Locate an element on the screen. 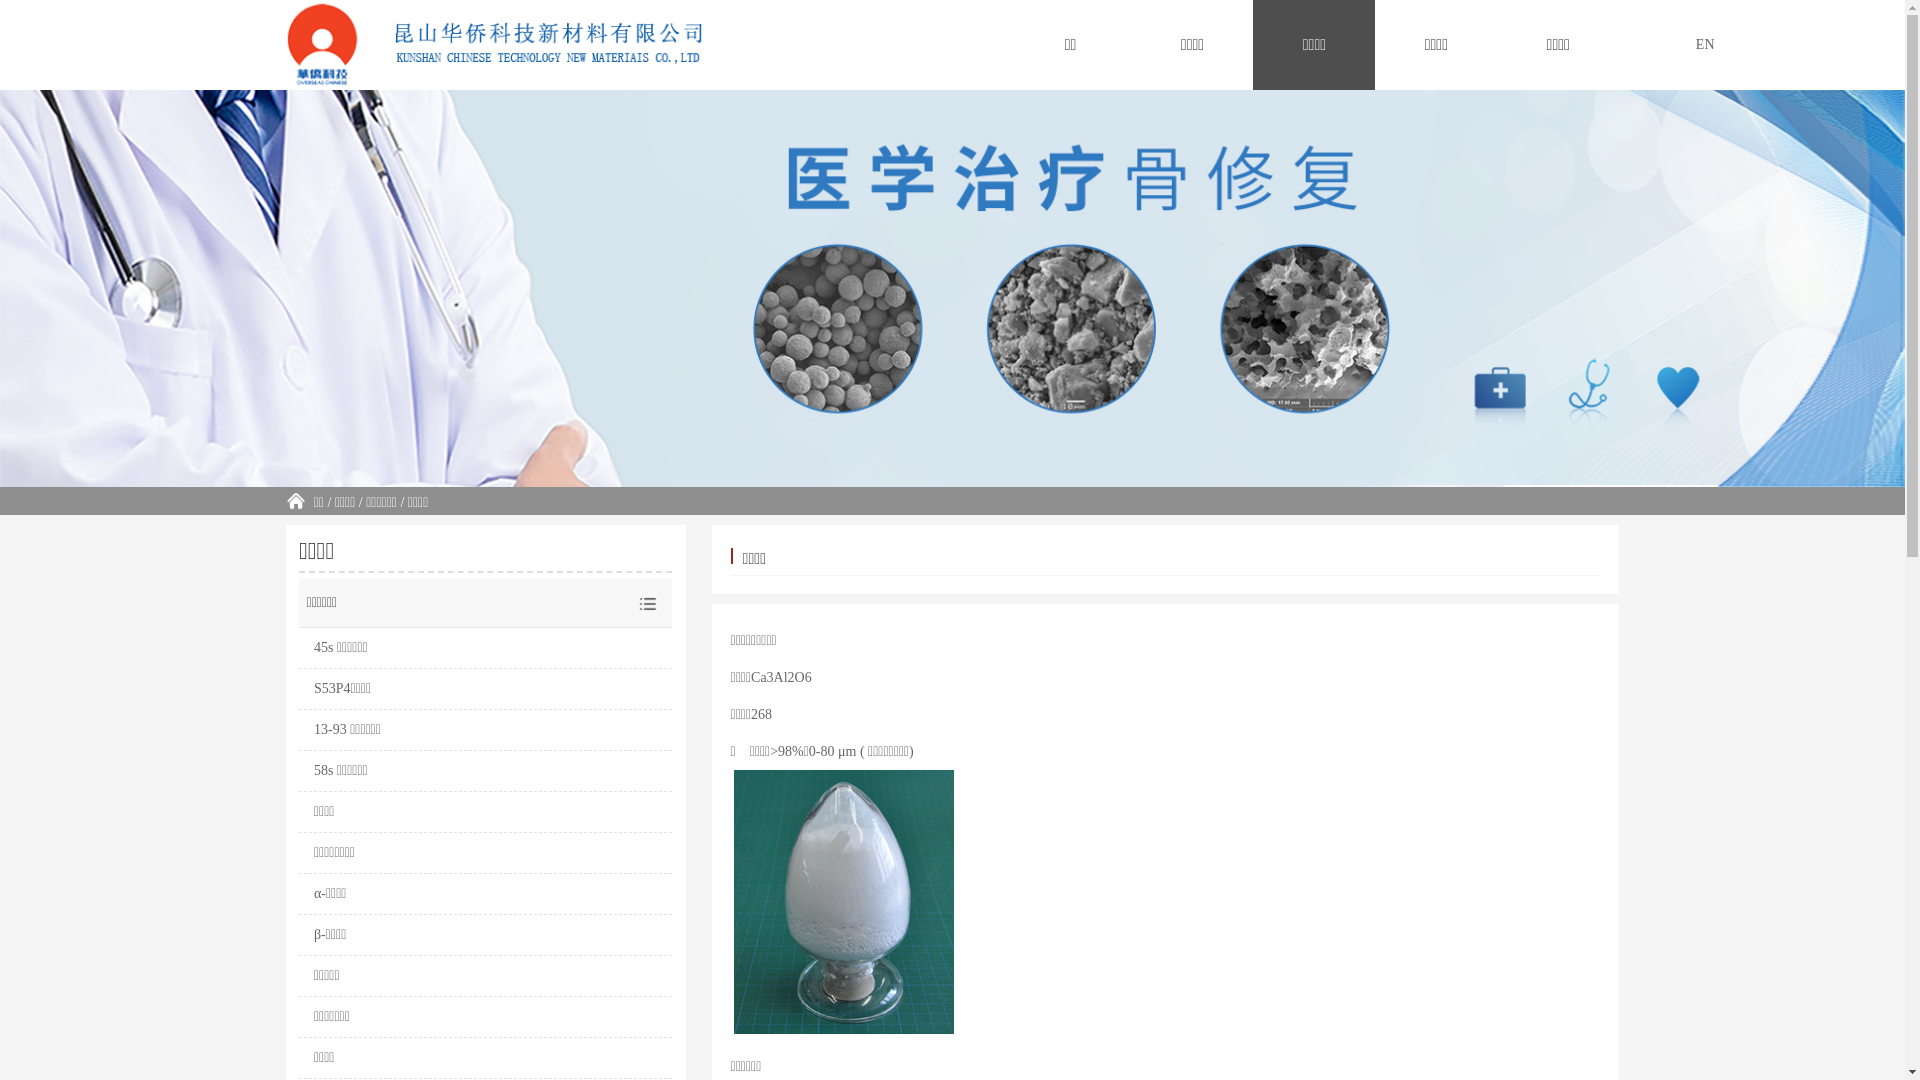  'EN' is located at coordinates (1704, 45).